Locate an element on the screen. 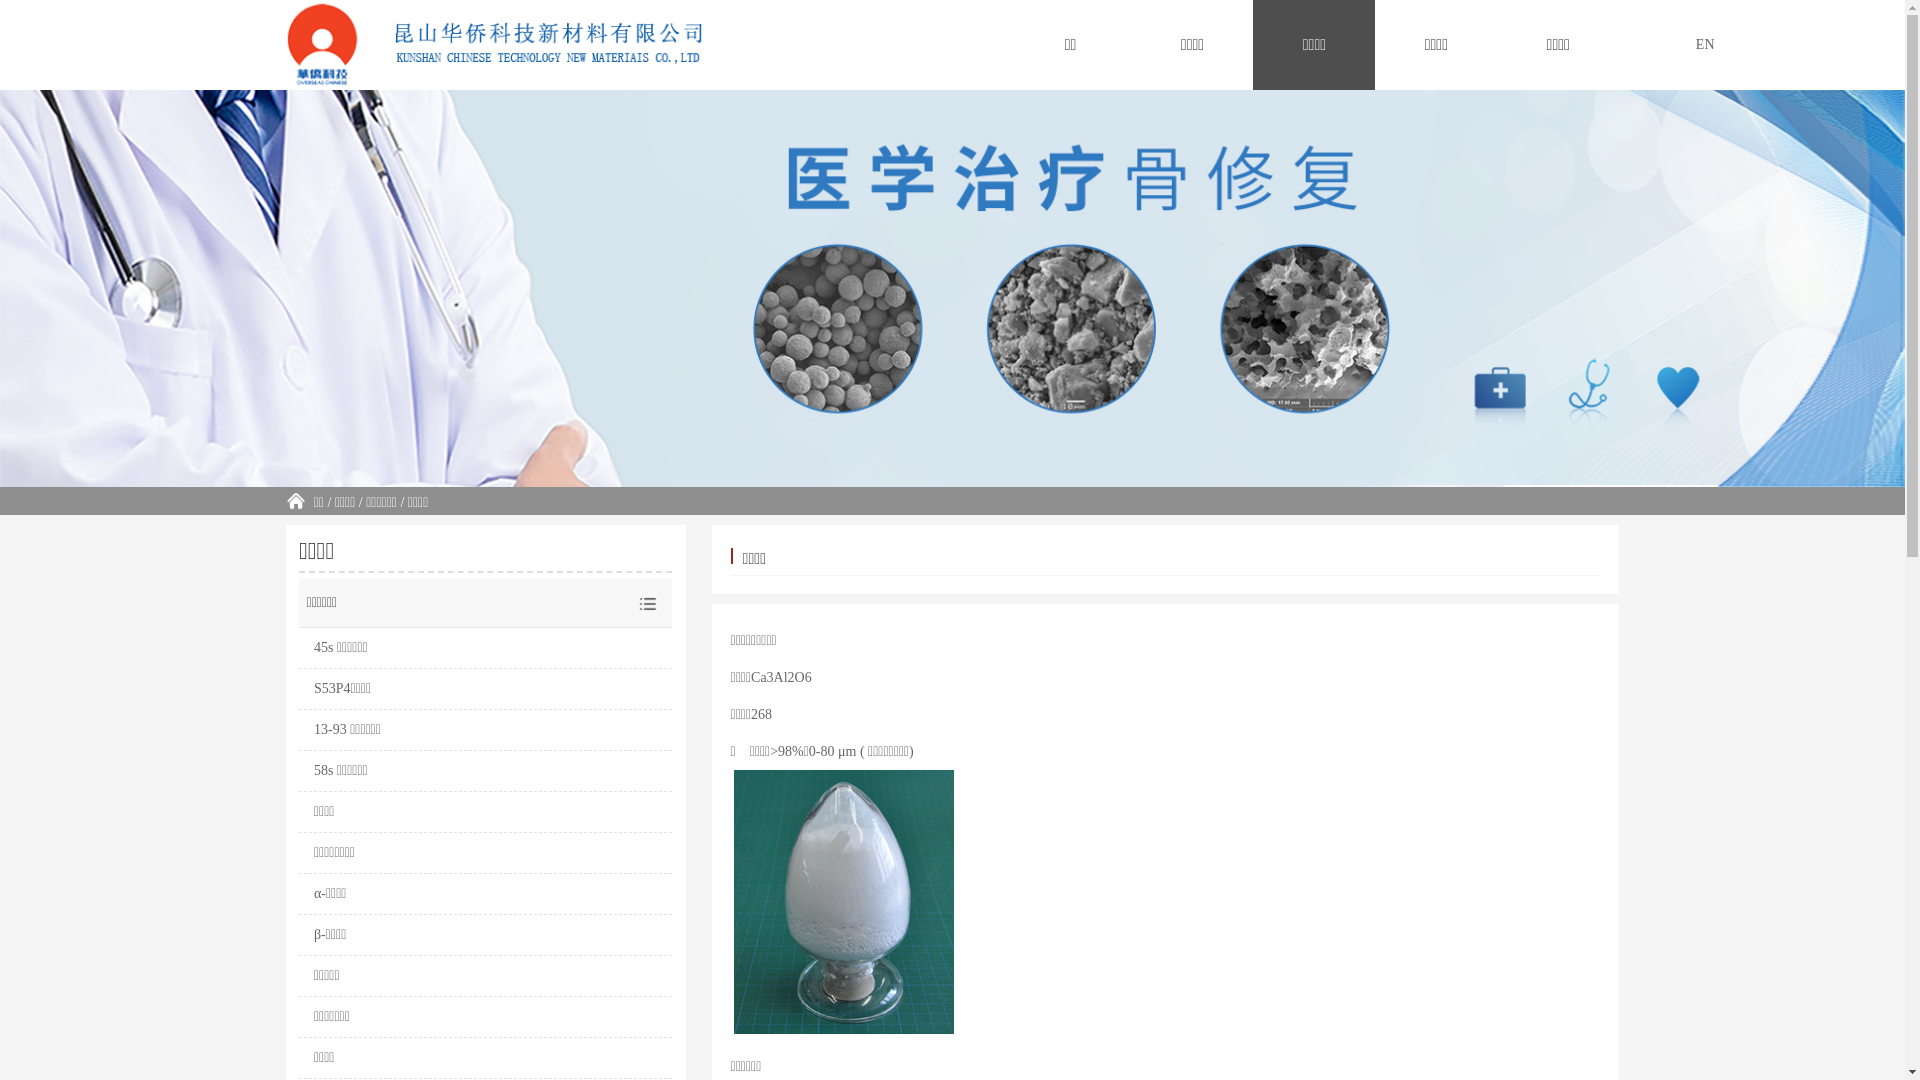  'EN' is located at coordinates (1704, 45).